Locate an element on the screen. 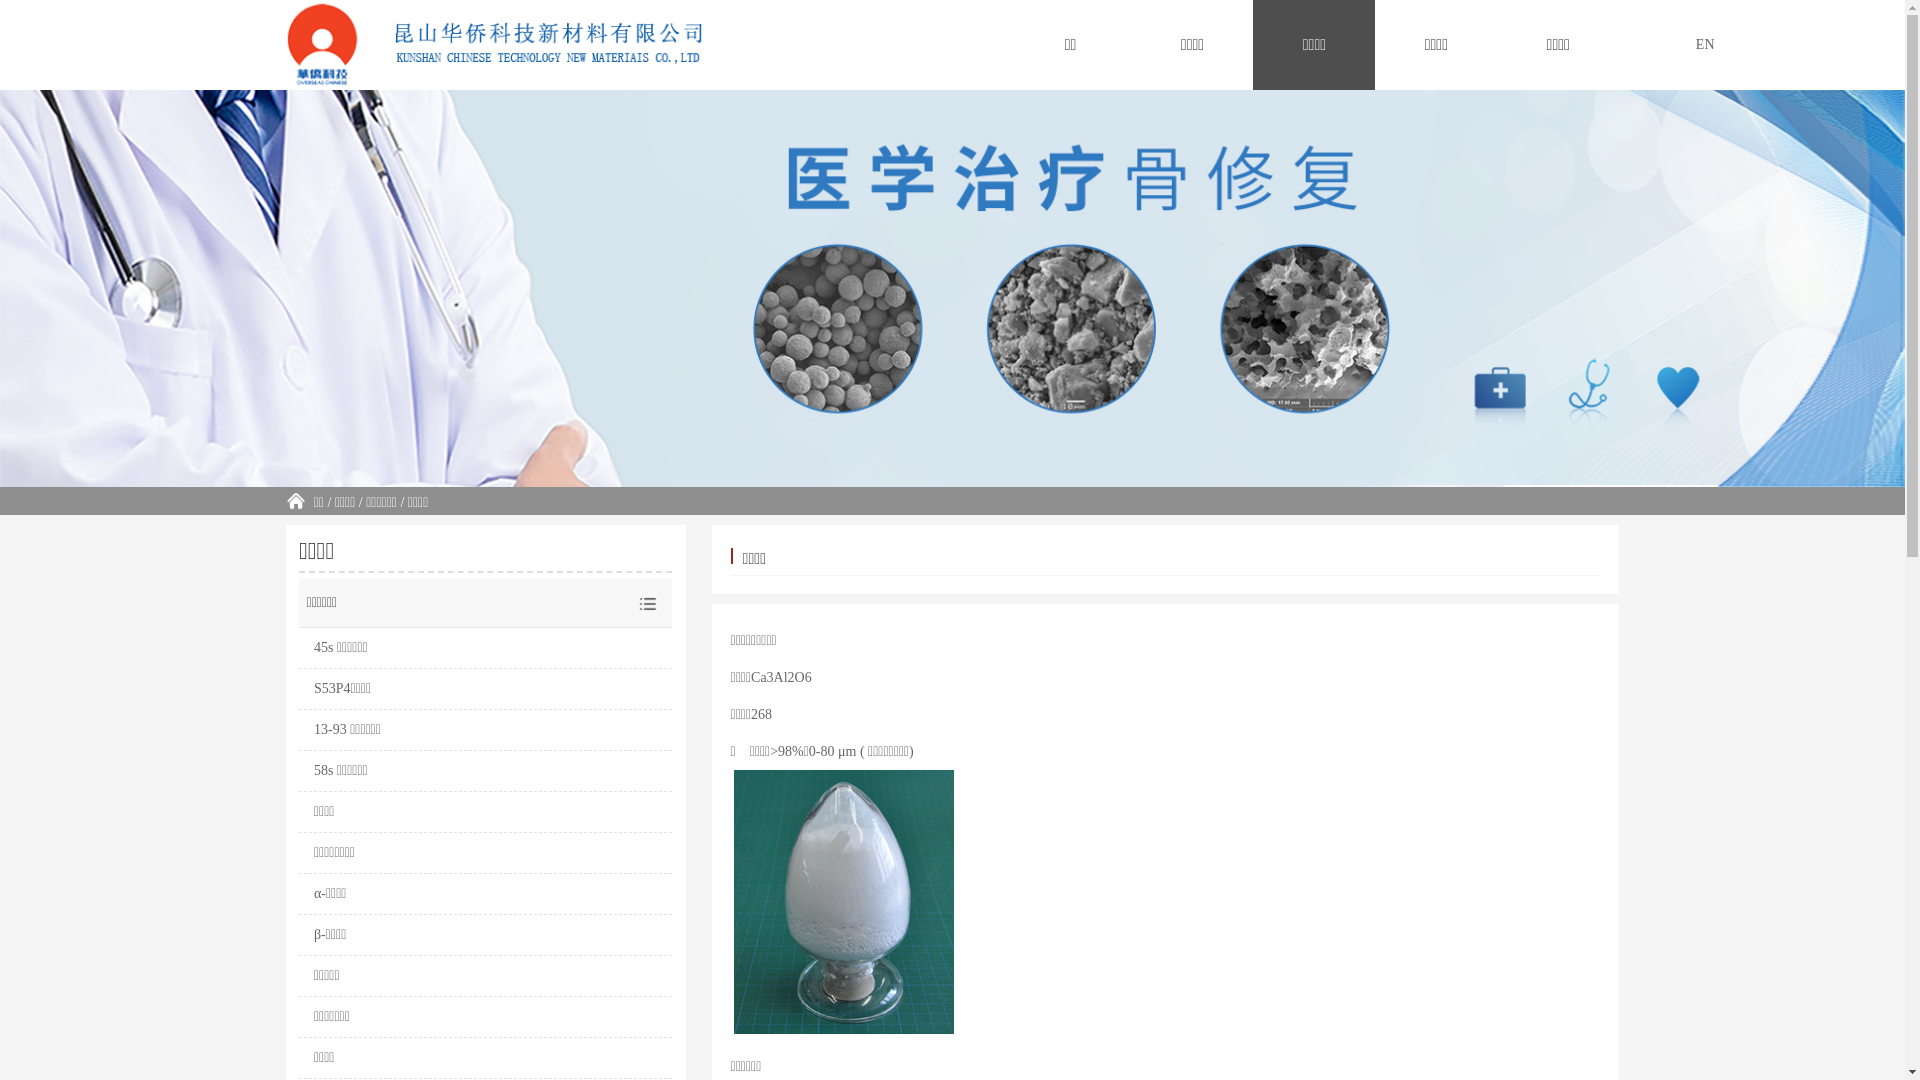  'EN' is located at coordinates (1704, 45).